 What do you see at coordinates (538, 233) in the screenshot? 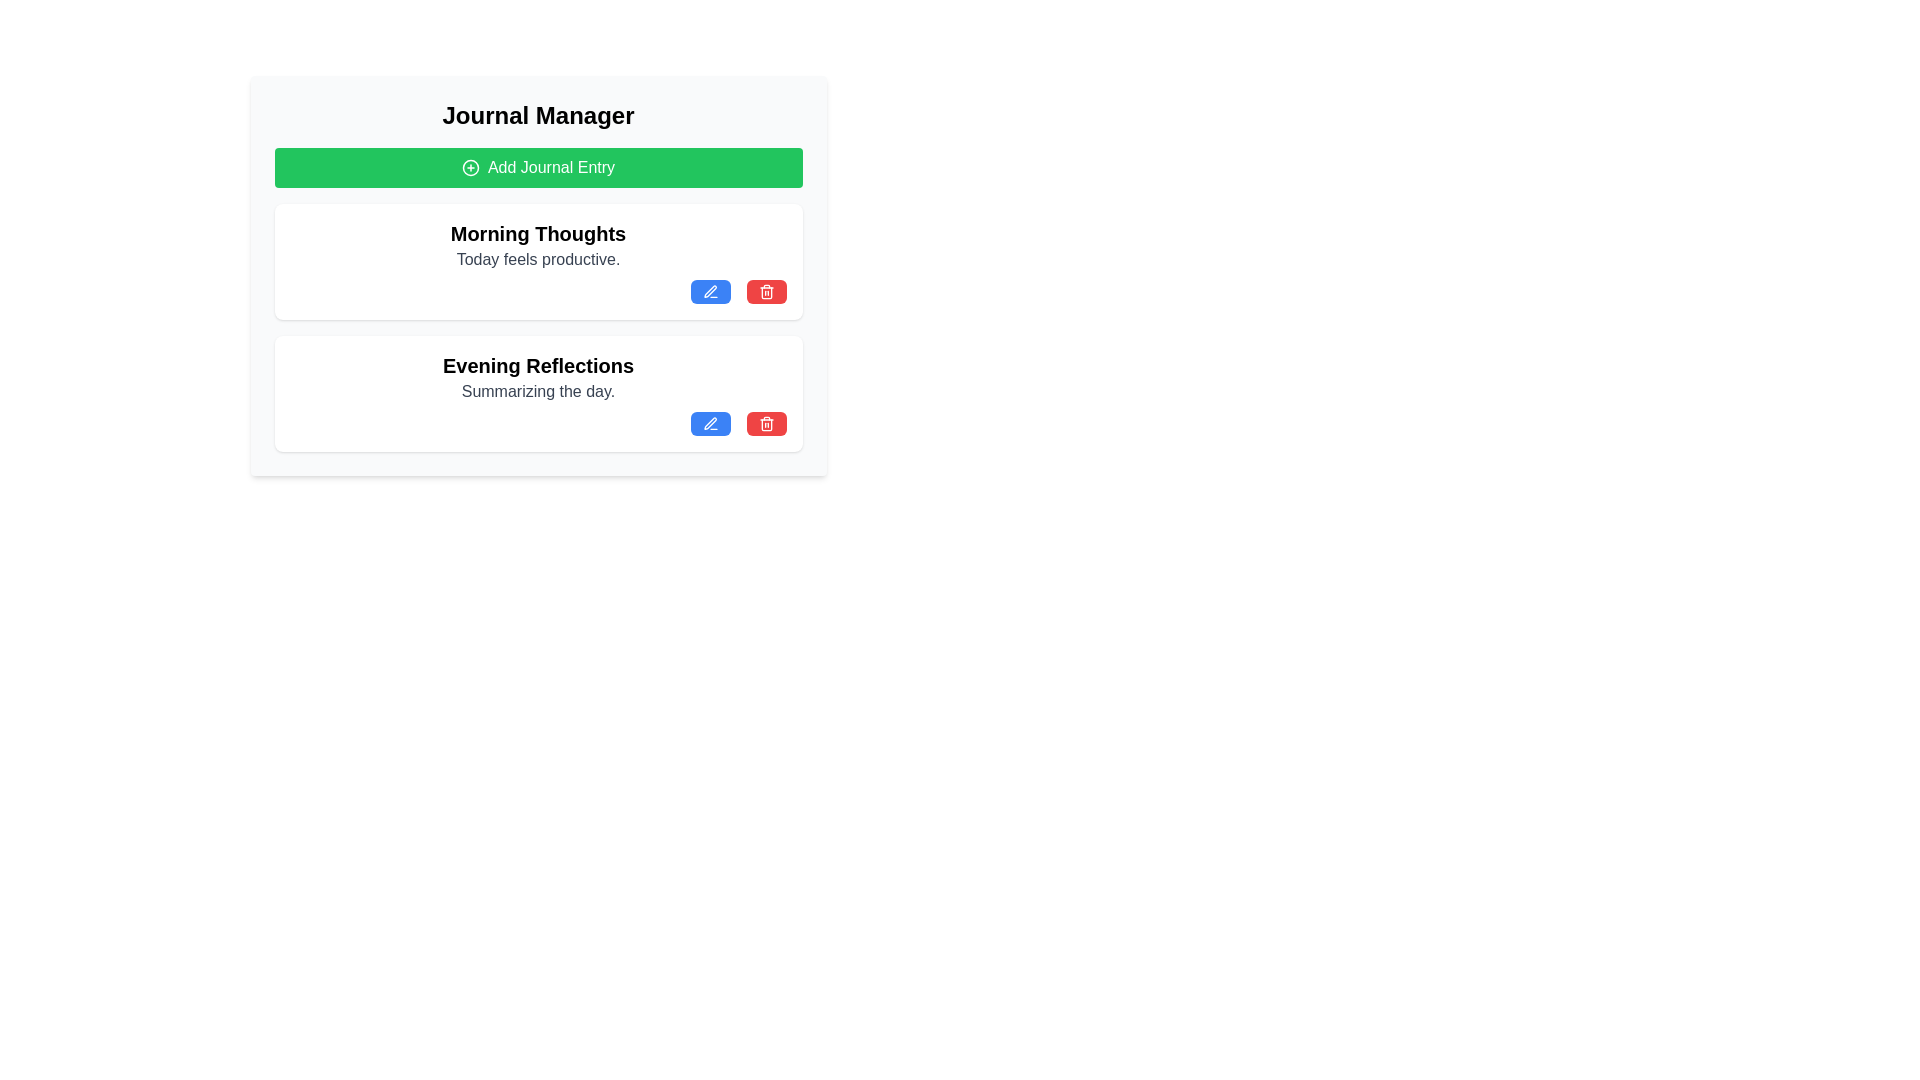
I see `the Text label that serves as a title for the section, located above the description text 'Today feels productive.' and below the green 'Add Journal Entry' button` at bounding box center [538, 233].